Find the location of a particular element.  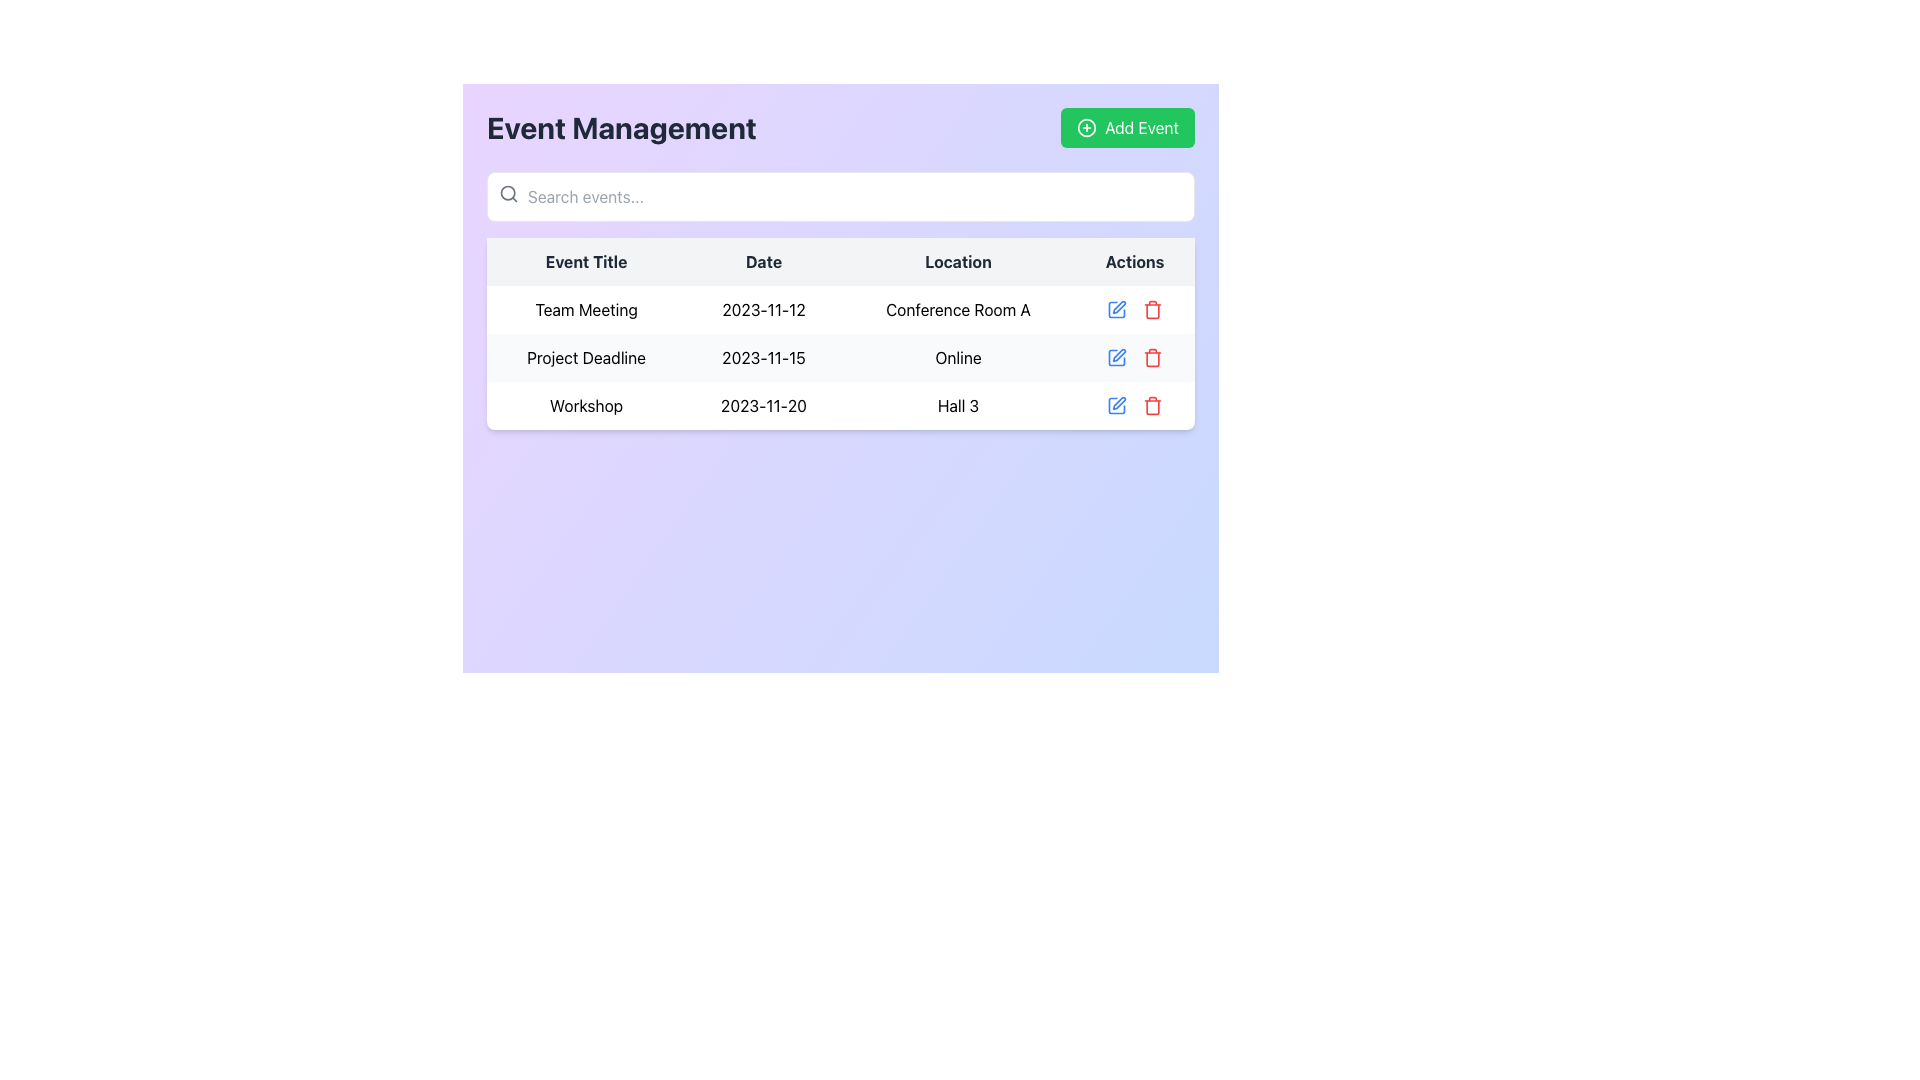

the control group element in the 'Actions' column of the 'Project Deadline' row is located at coordinates (1135, 357).